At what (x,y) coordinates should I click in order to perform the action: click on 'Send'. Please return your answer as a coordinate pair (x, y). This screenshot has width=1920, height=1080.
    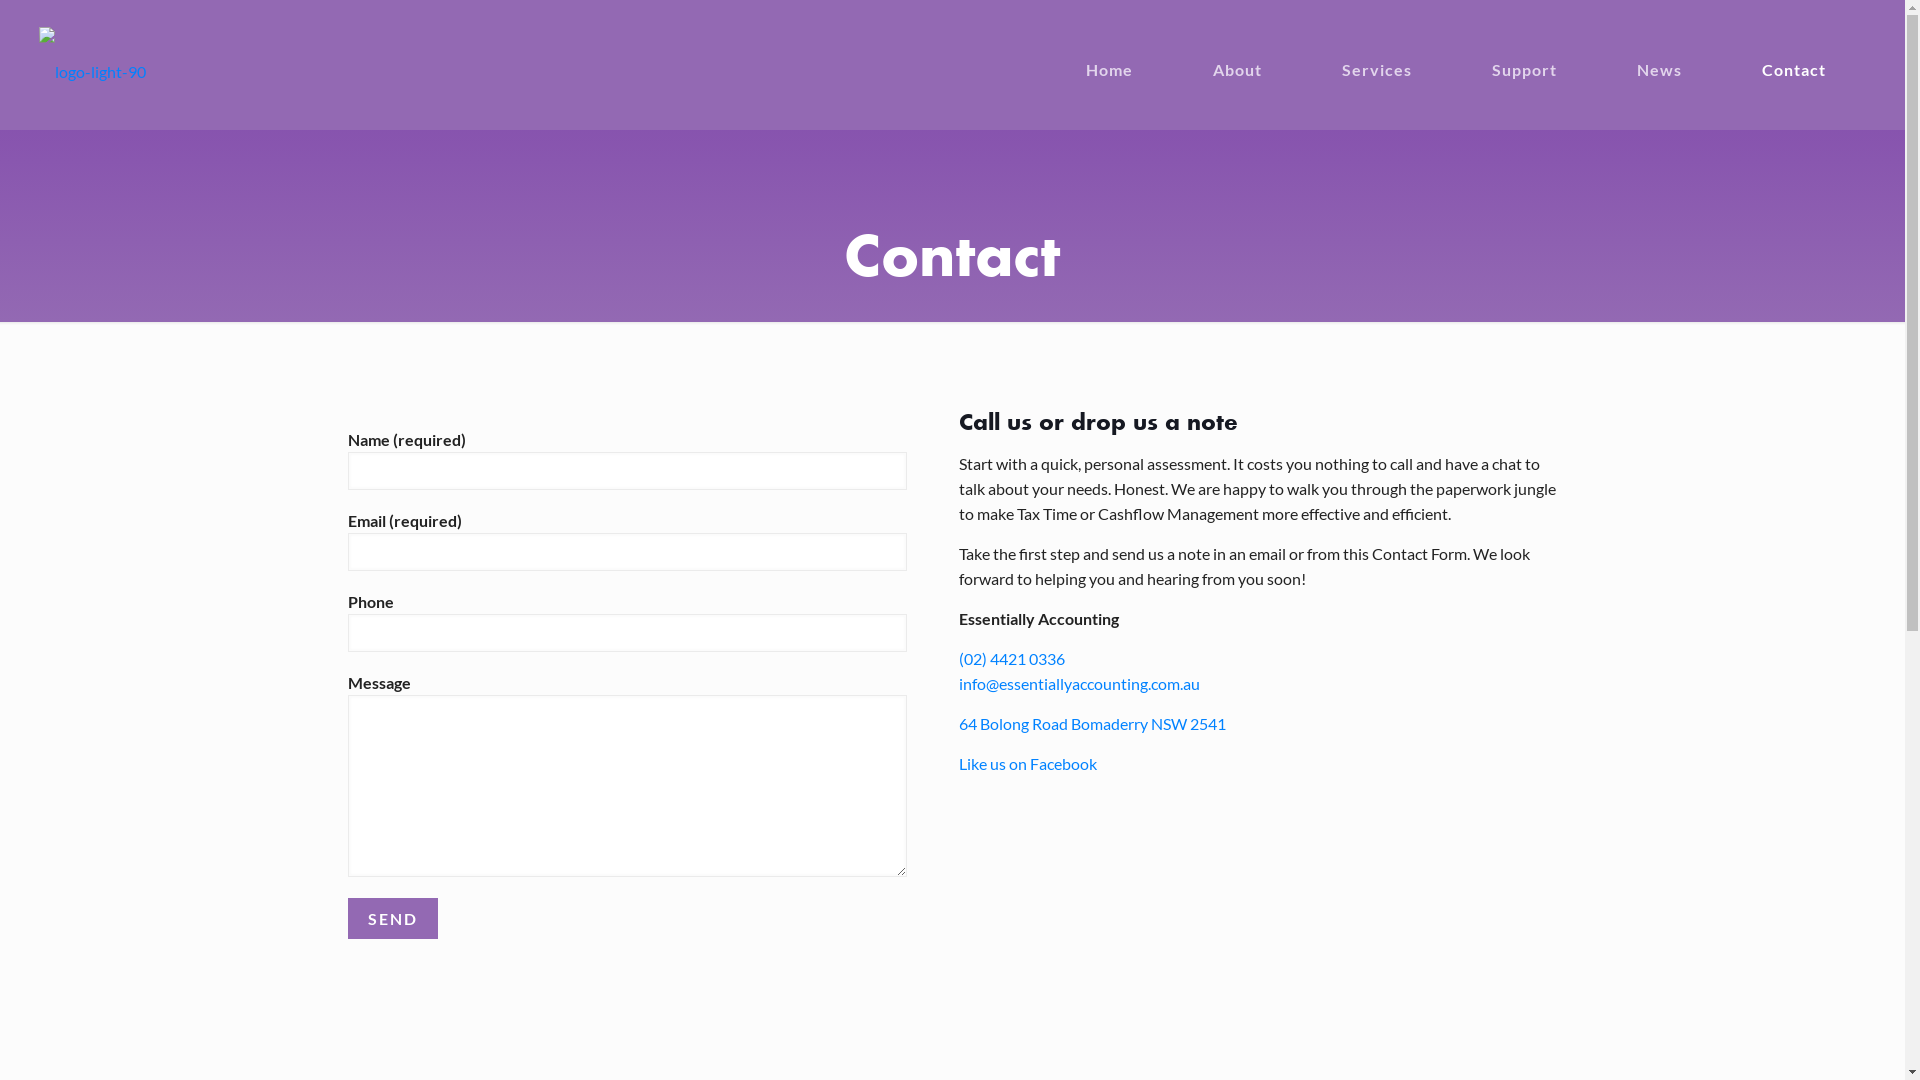
    Looking at the image, I should click on (393, 918).